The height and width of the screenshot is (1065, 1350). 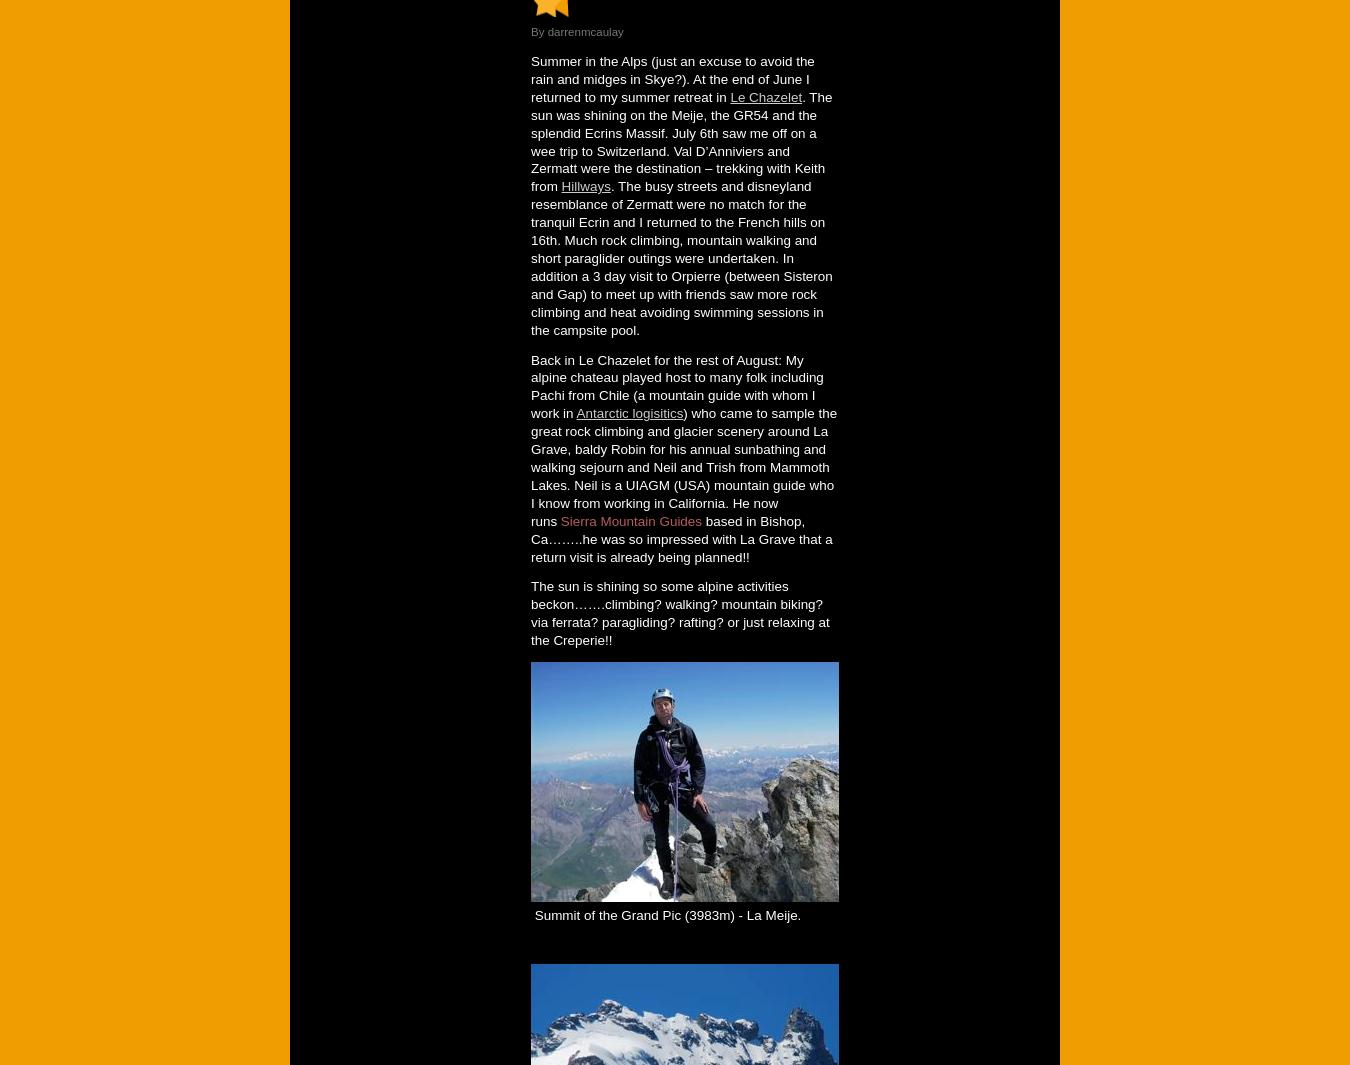 I want to click on 'Hillways', so click(x=560, y=185).